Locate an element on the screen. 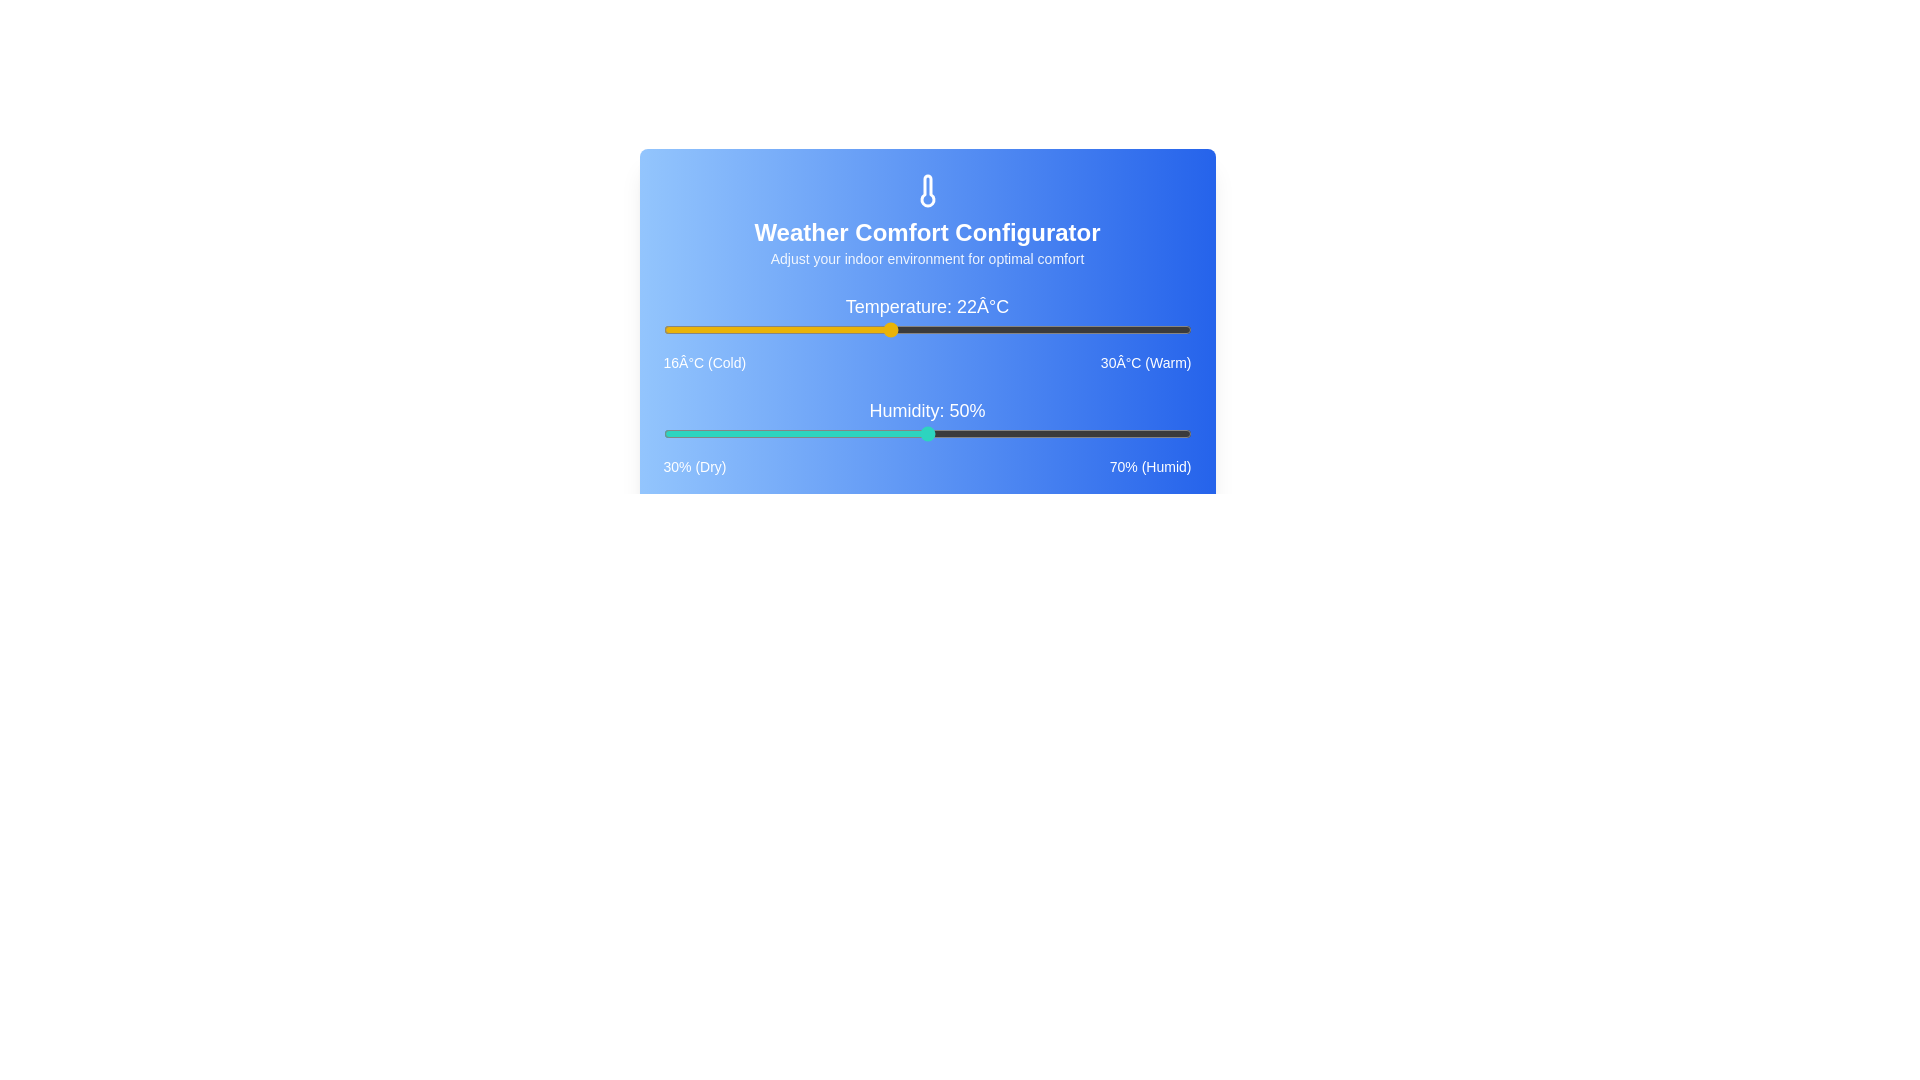 Image resolution: width=1920 pixels, height=1080 pixels. the humidity slider to 62% is located at coordinates (1084, 433).